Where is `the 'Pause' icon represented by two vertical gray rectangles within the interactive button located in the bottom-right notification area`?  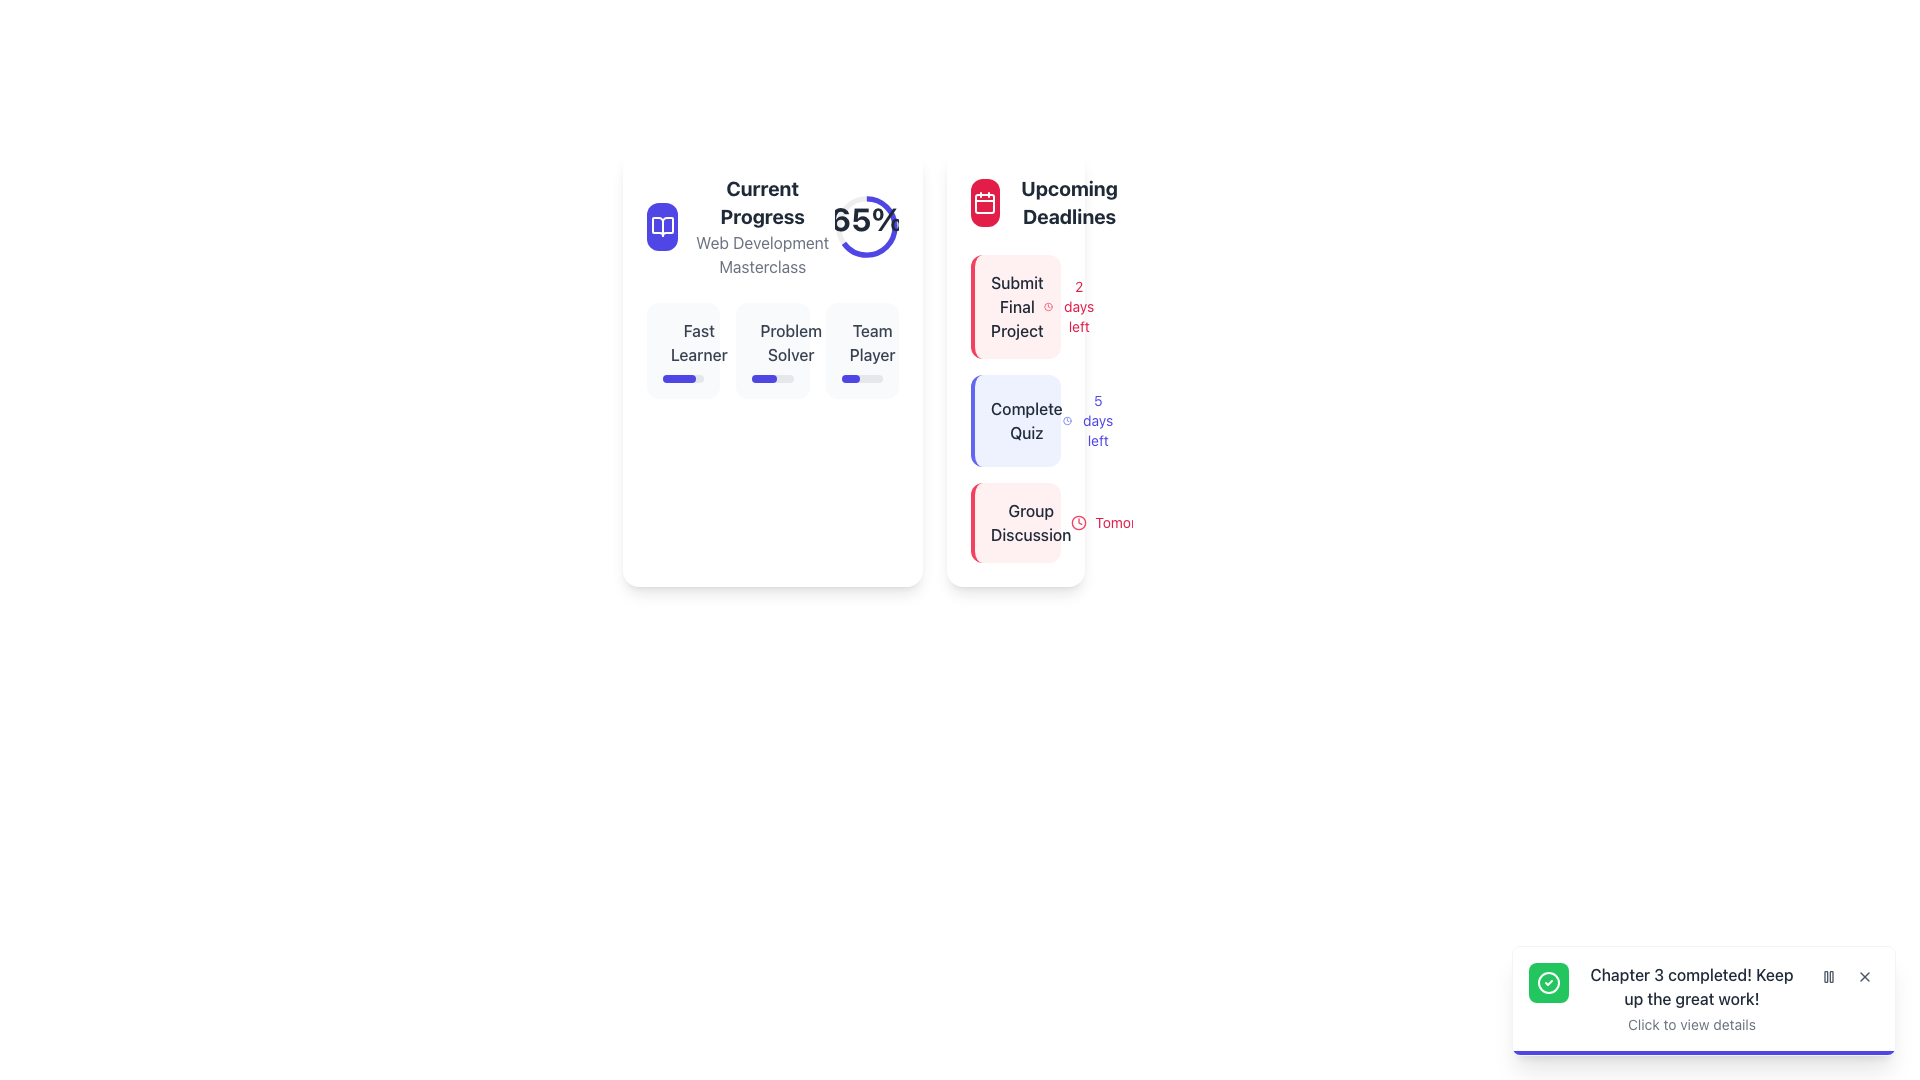
the 'Pause' icon represented by two vertical gray rectangles within the interactive button located in the bottom-right notification area is located at coordinates (1828, 975).